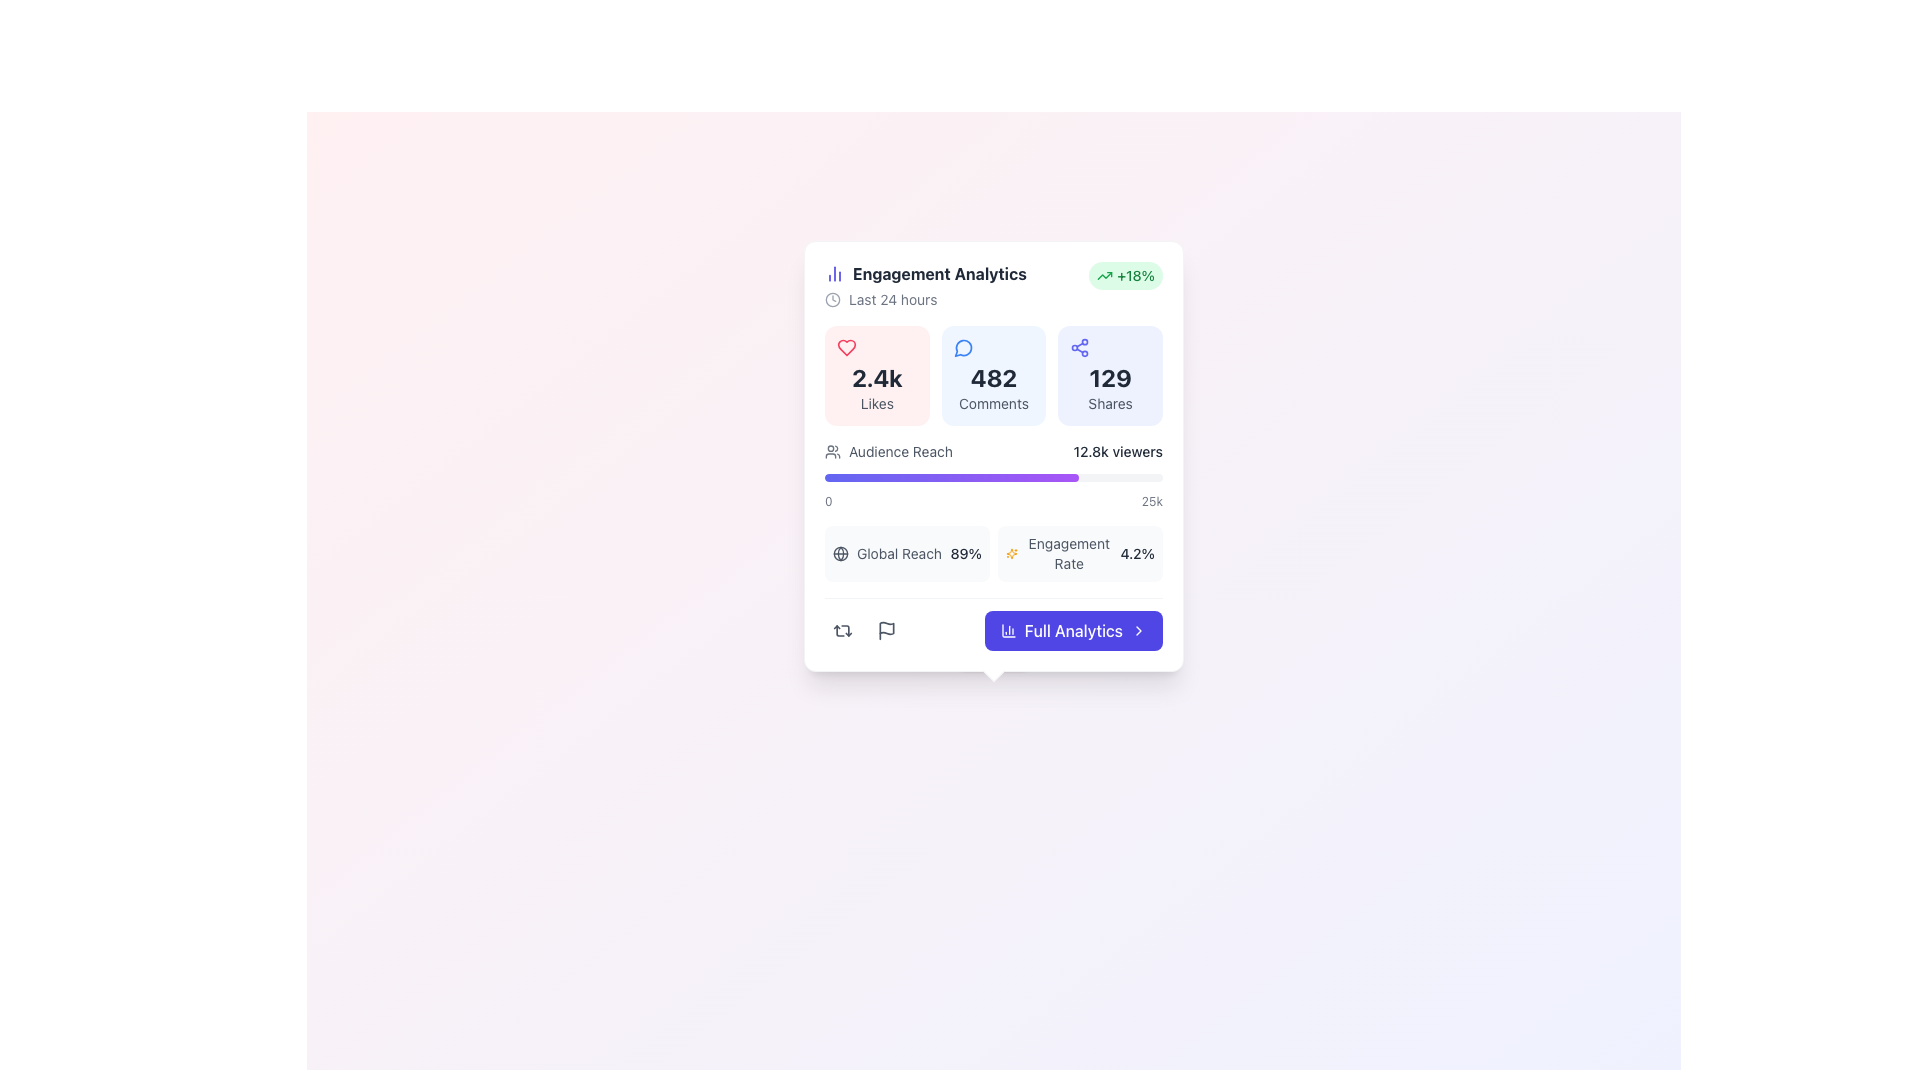 The height and width of the screenshot is (1080, 1920). I want to click on the purple rectangular button labeled 'Full Analytics', so click(1072, 631).